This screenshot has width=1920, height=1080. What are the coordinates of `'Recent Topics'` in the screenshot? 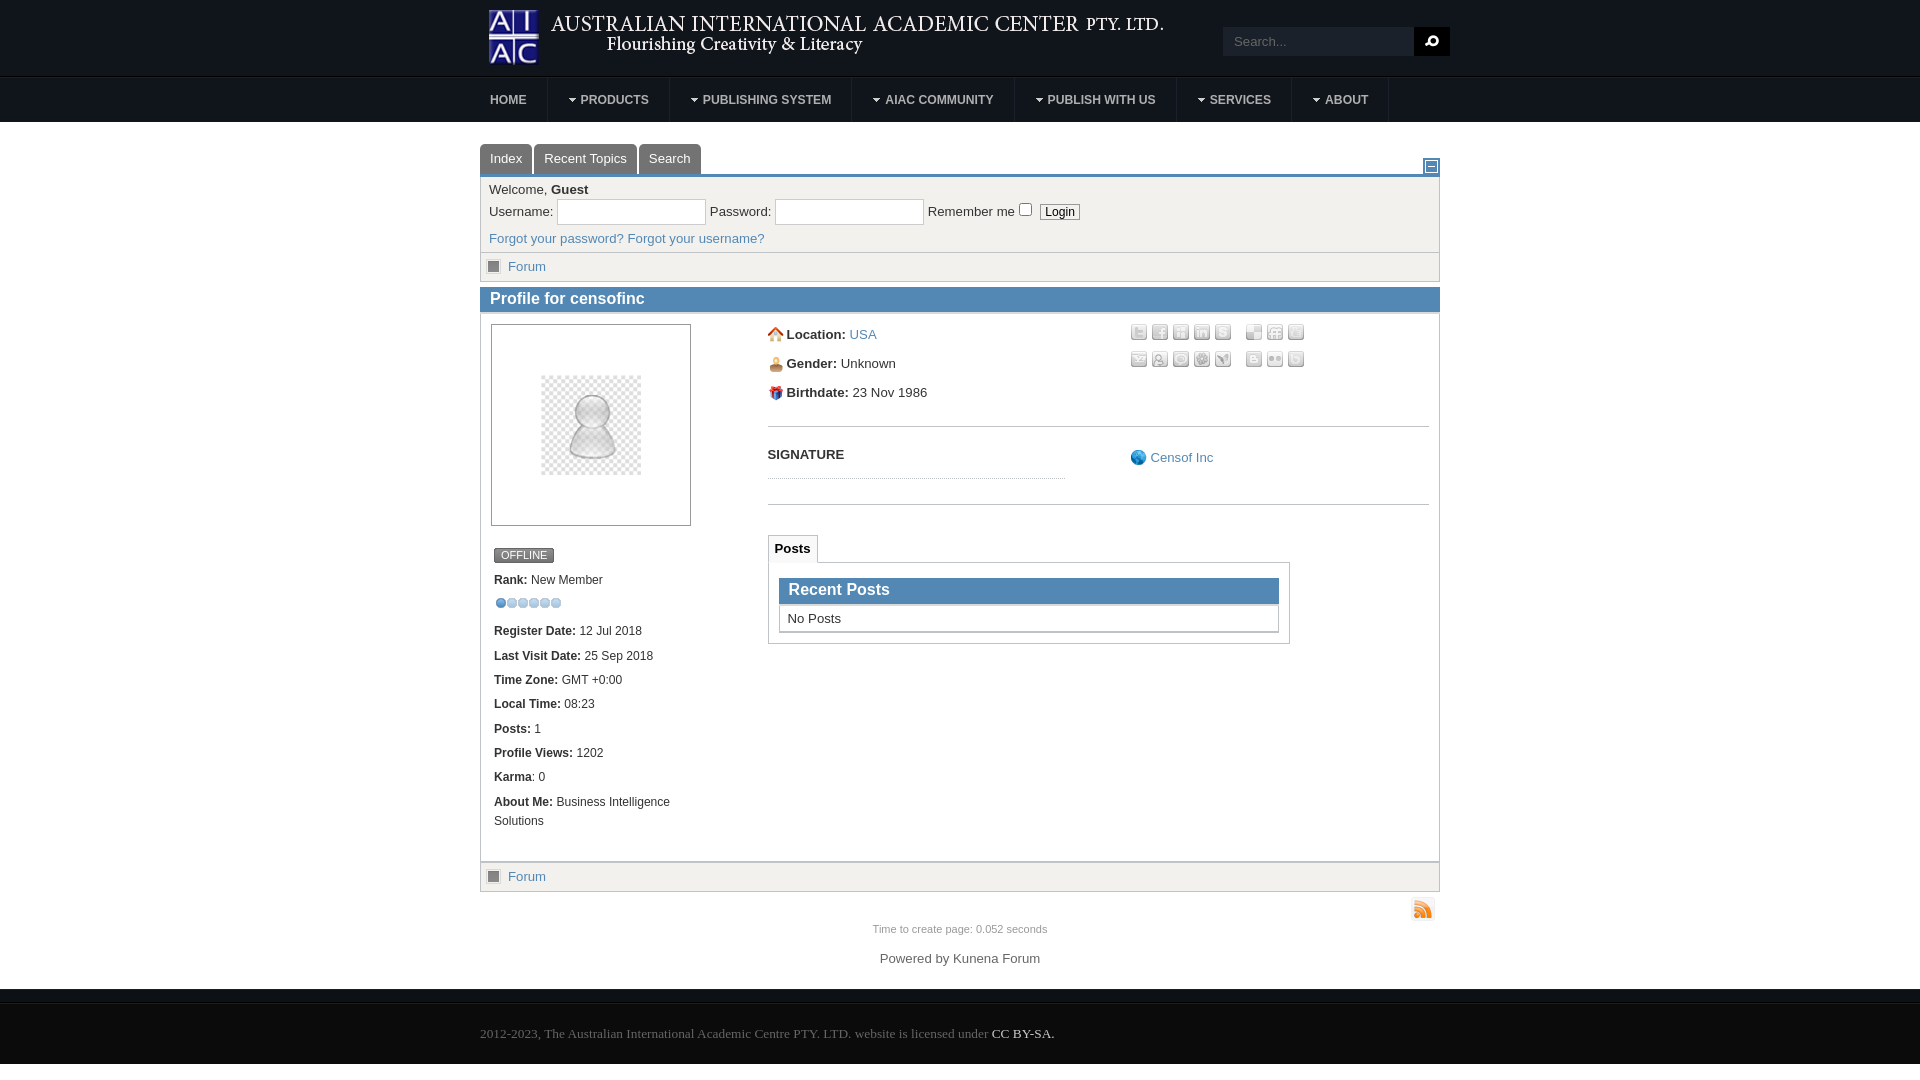 It's located at (584, 157).